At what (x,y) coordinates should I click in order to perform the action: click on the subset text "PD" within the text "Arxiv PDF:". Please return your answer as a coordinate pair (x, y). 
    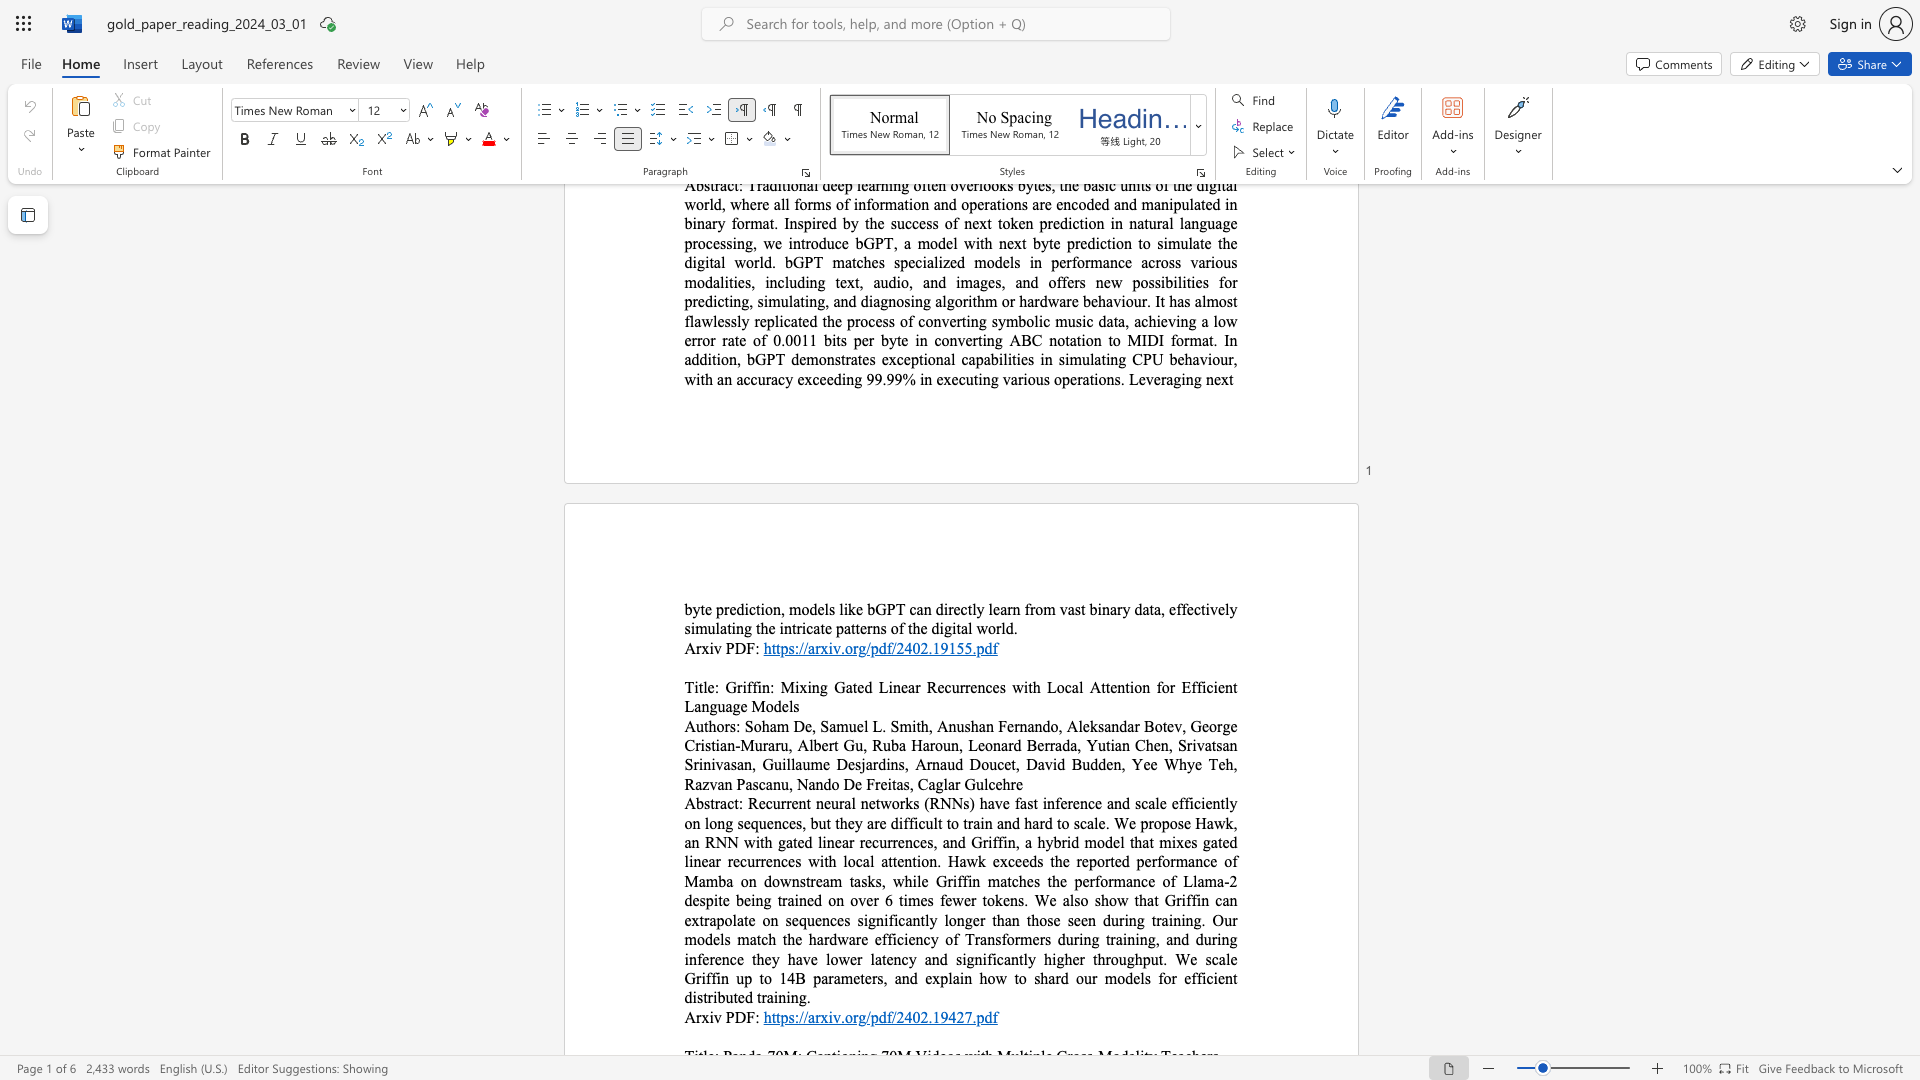
    Looking at the image, I should click on (724, 648).